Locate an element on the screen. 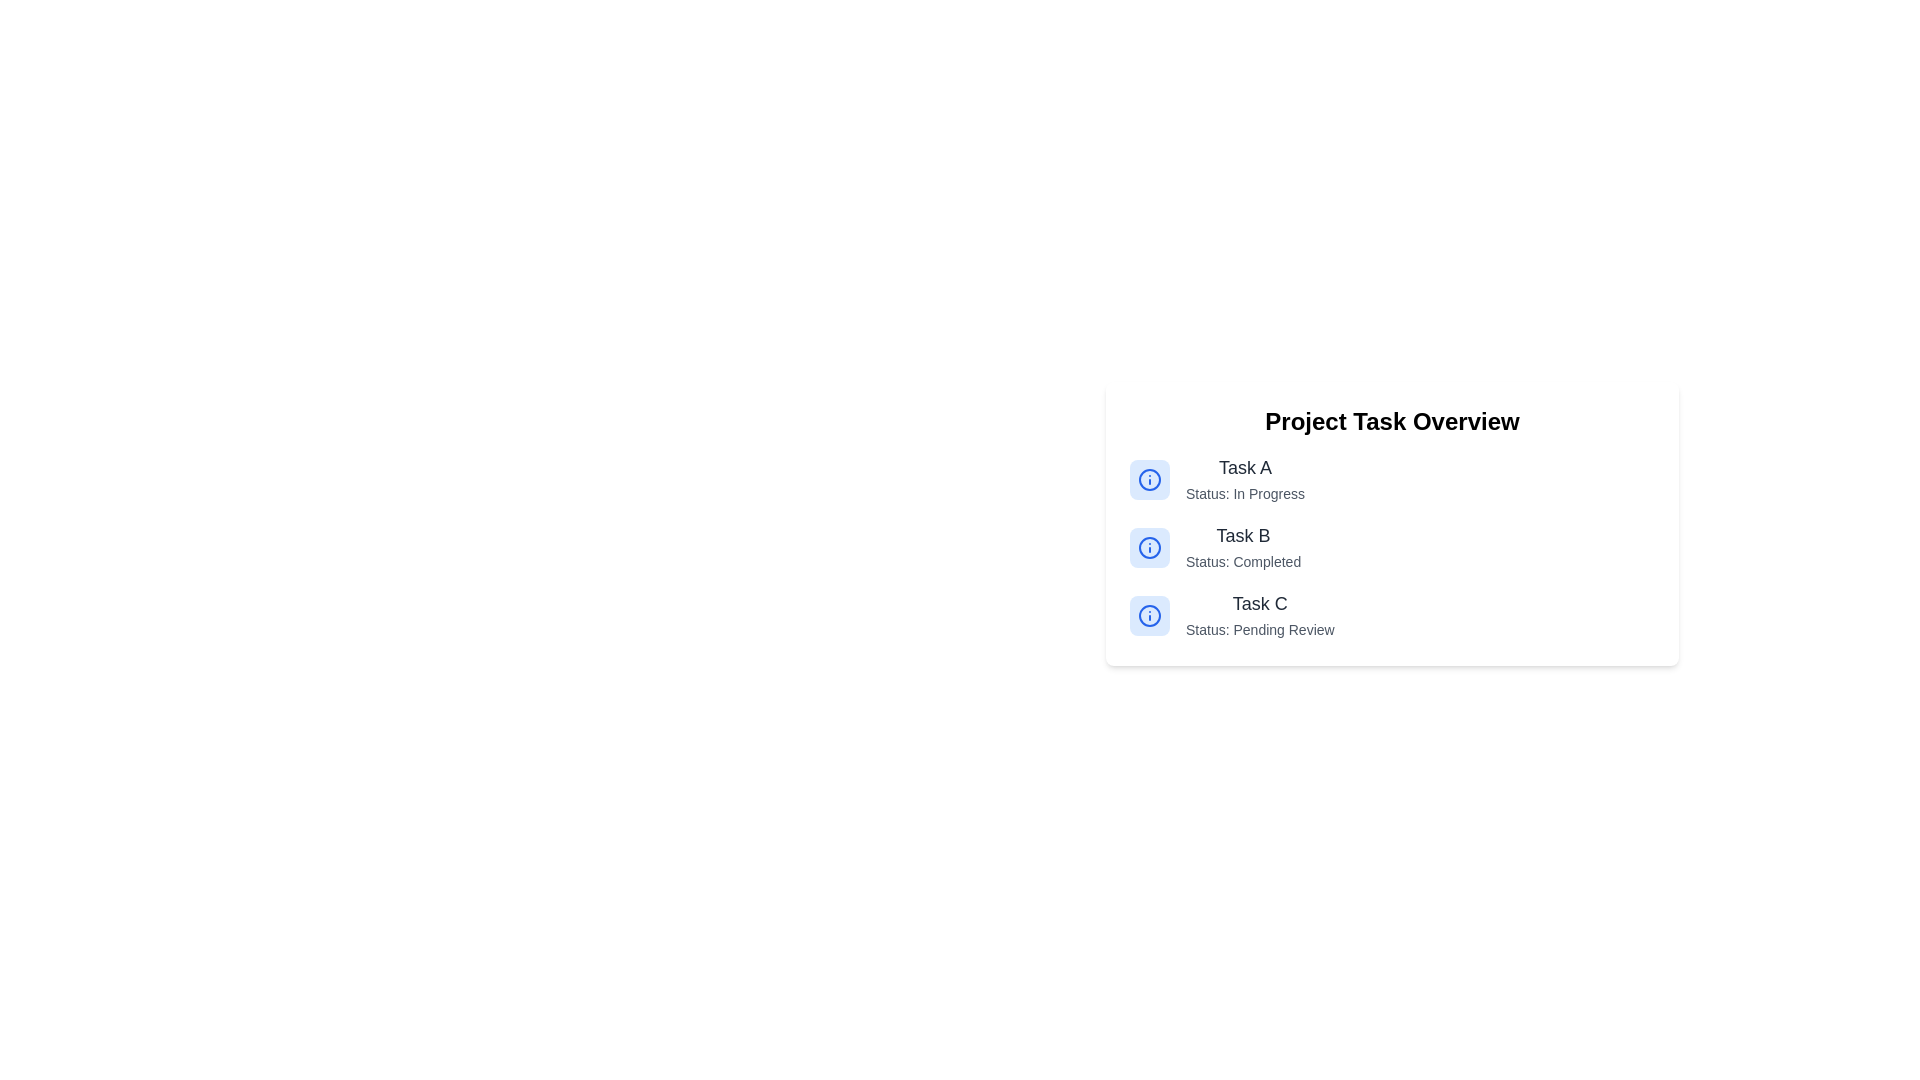 The height and width of the screenshot is (1080, 1920). the button surrounding the circular icon with a blue stroke that symbolizes an info marker, located to the left of the 'Task A' text in the vertical list of the task card is located at coordinates (1150, 479).